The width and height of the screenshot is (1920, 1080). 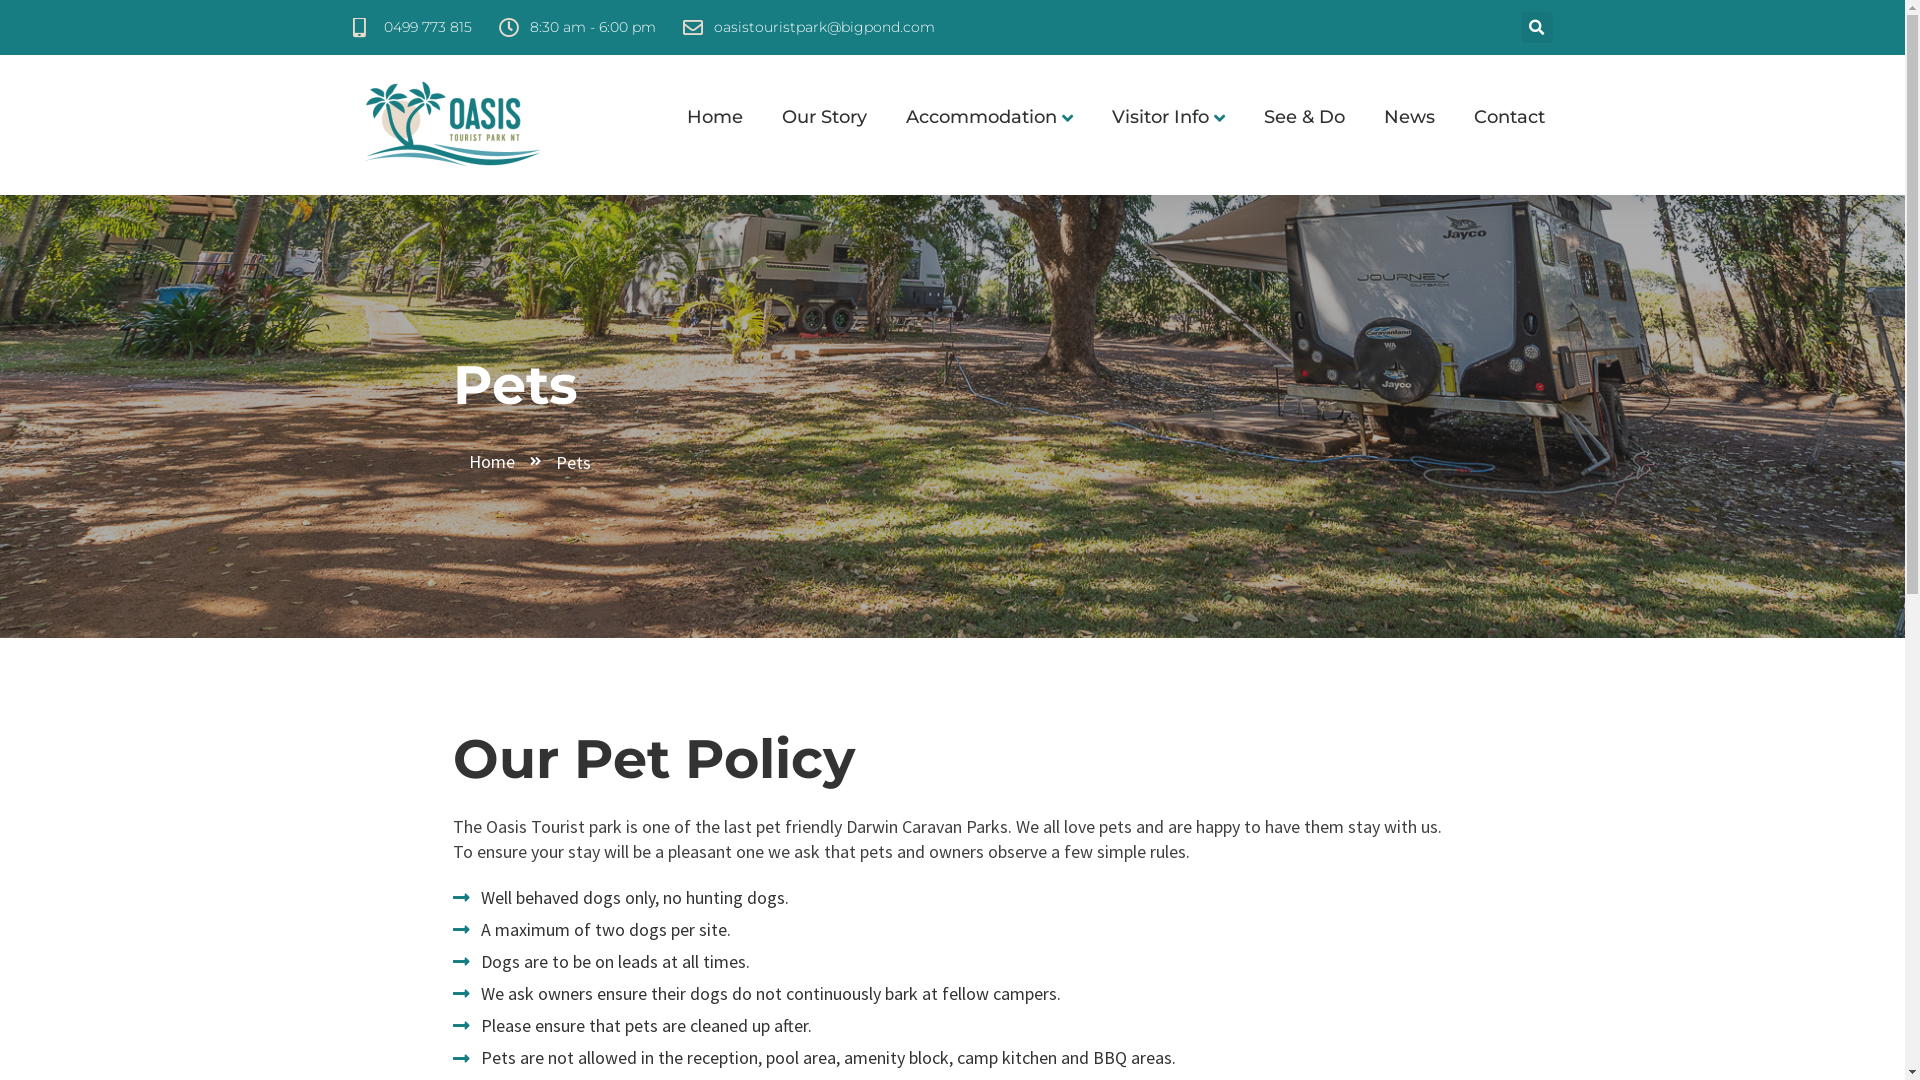 What do you see at coordinates (1397, 117) in the screenshot?
I see `'News'` at bounding box center [1397, 117].